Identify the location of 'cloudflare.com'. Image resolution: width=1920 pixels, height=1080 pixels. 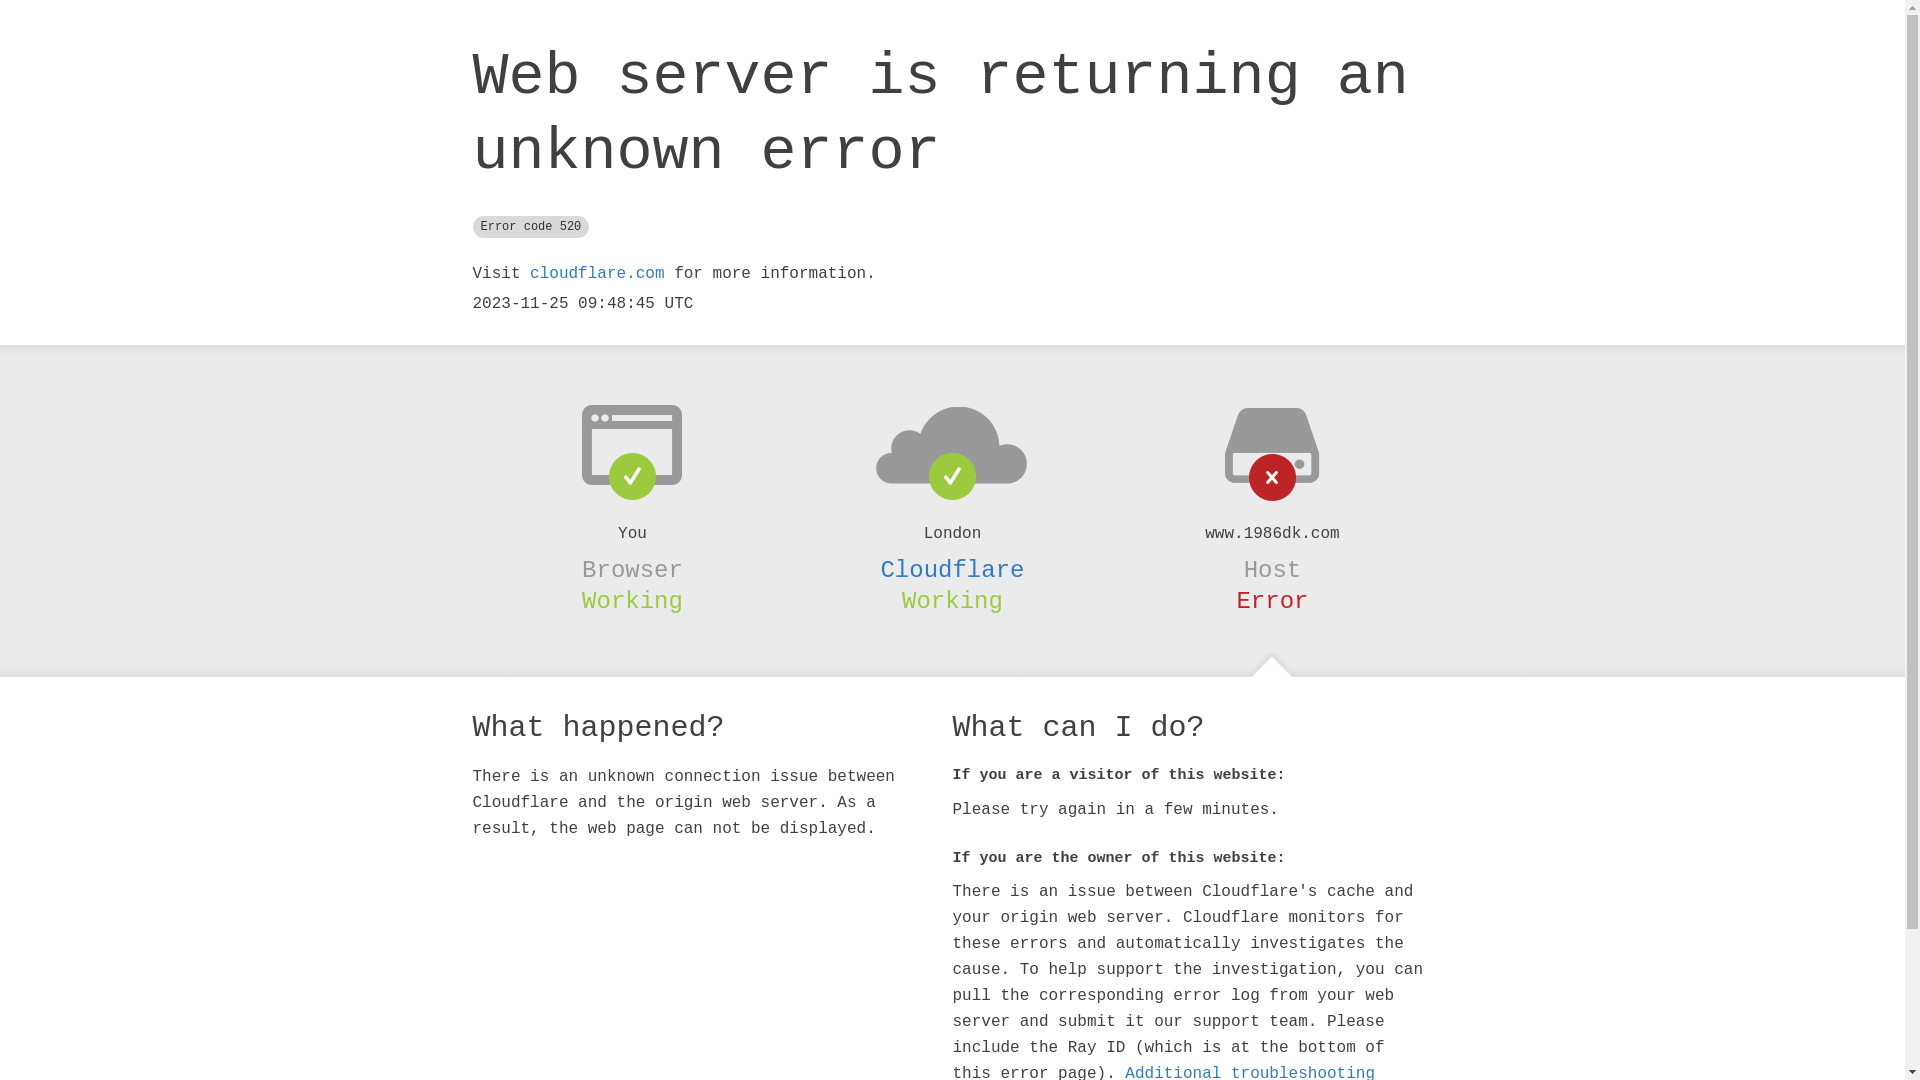
(595, 273).